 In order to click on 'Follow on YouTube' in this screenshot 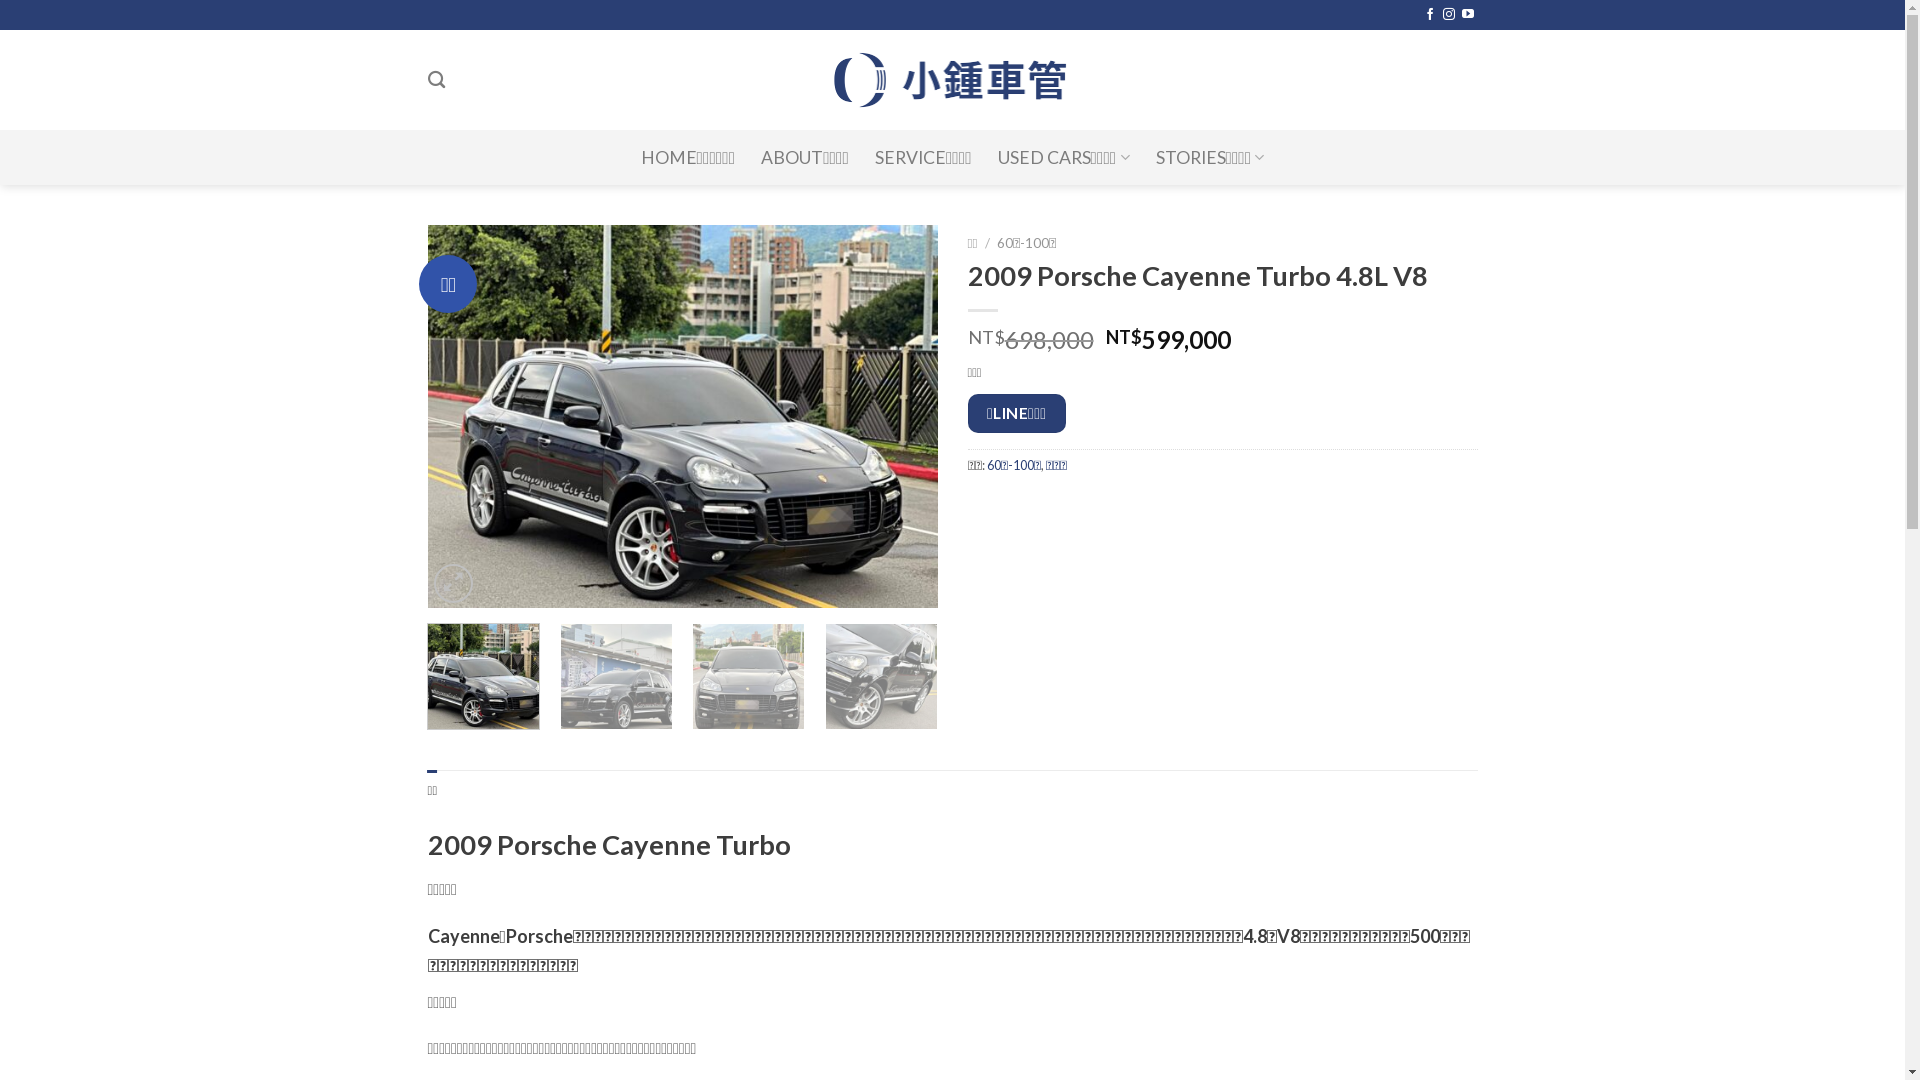, I will do `click(1468, 15)`.